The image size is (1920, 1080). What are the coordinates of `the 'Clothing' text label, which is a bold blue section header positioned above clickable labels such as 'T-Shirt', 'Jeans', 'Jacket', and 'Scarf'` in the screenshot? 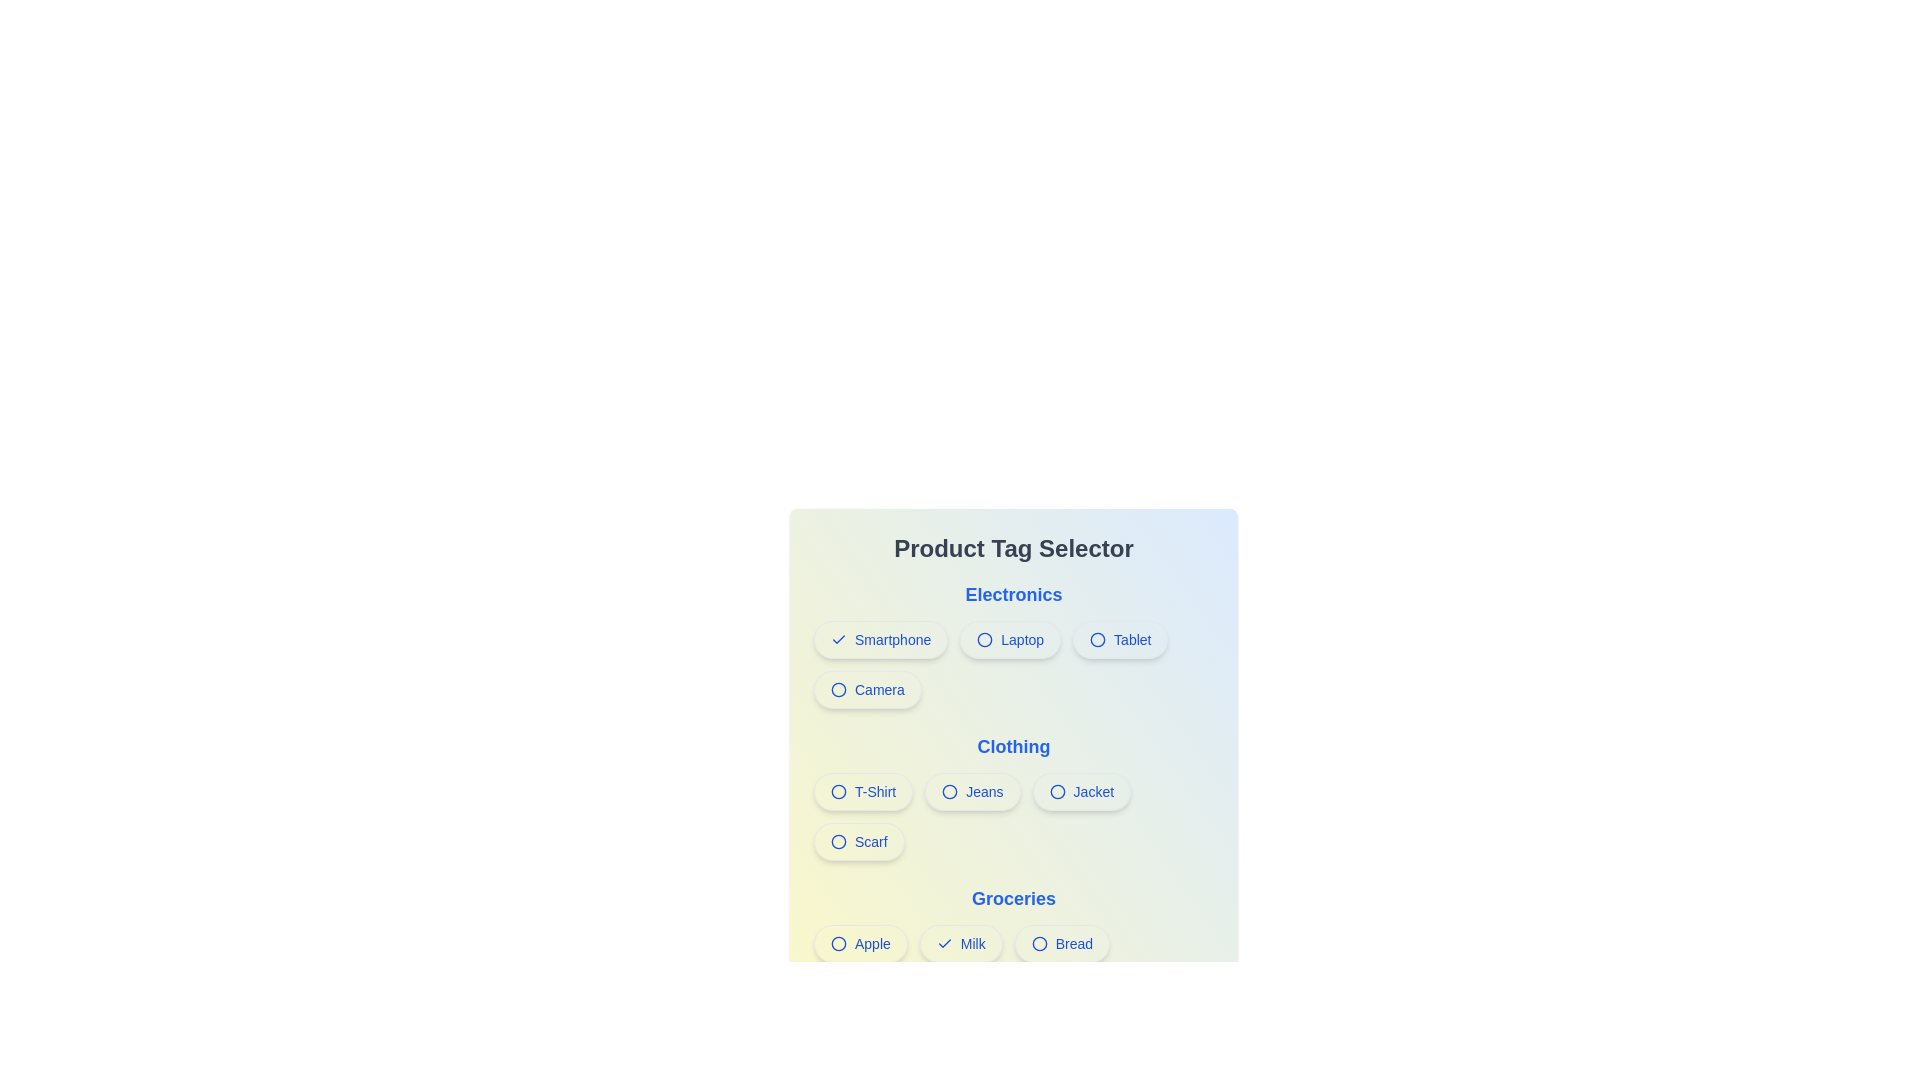 It's located at (1013, 747).